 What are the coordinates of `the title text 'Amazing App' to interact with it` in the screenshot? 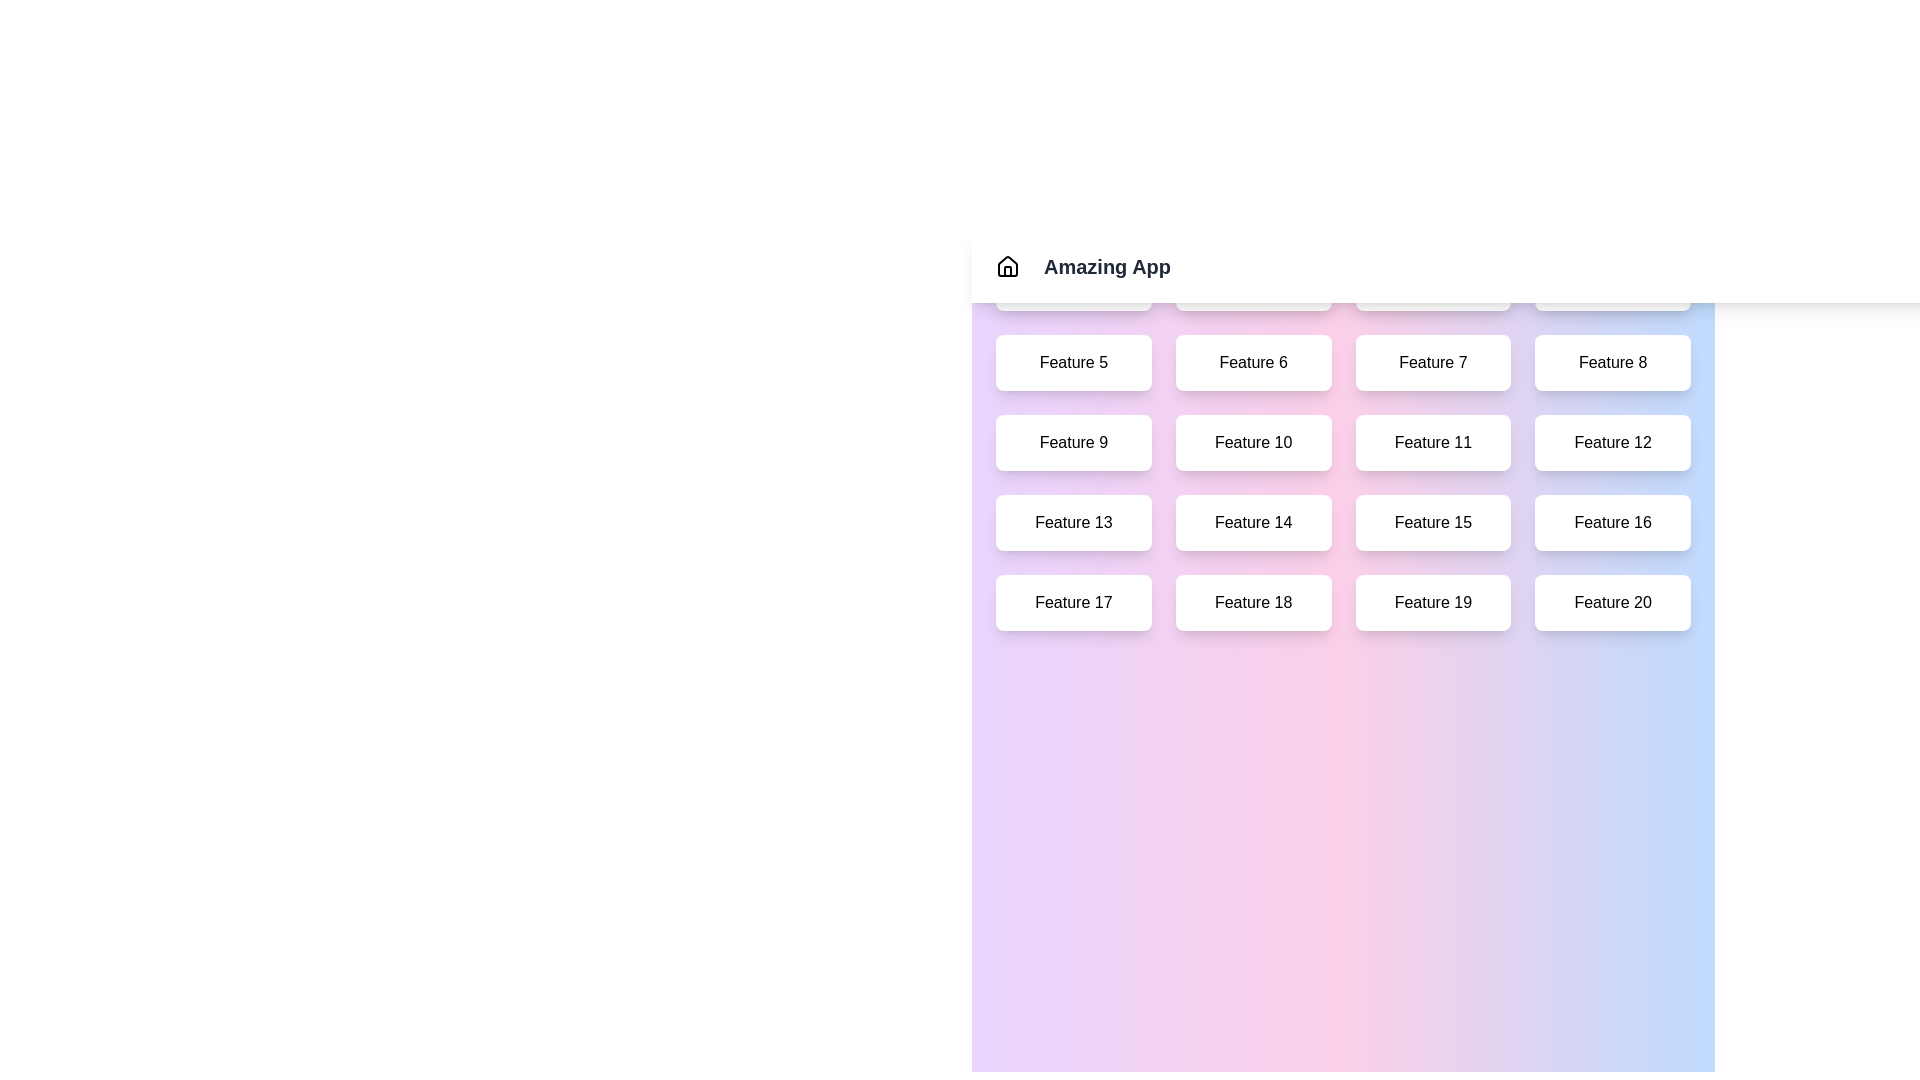 It's located at (1106, 265).